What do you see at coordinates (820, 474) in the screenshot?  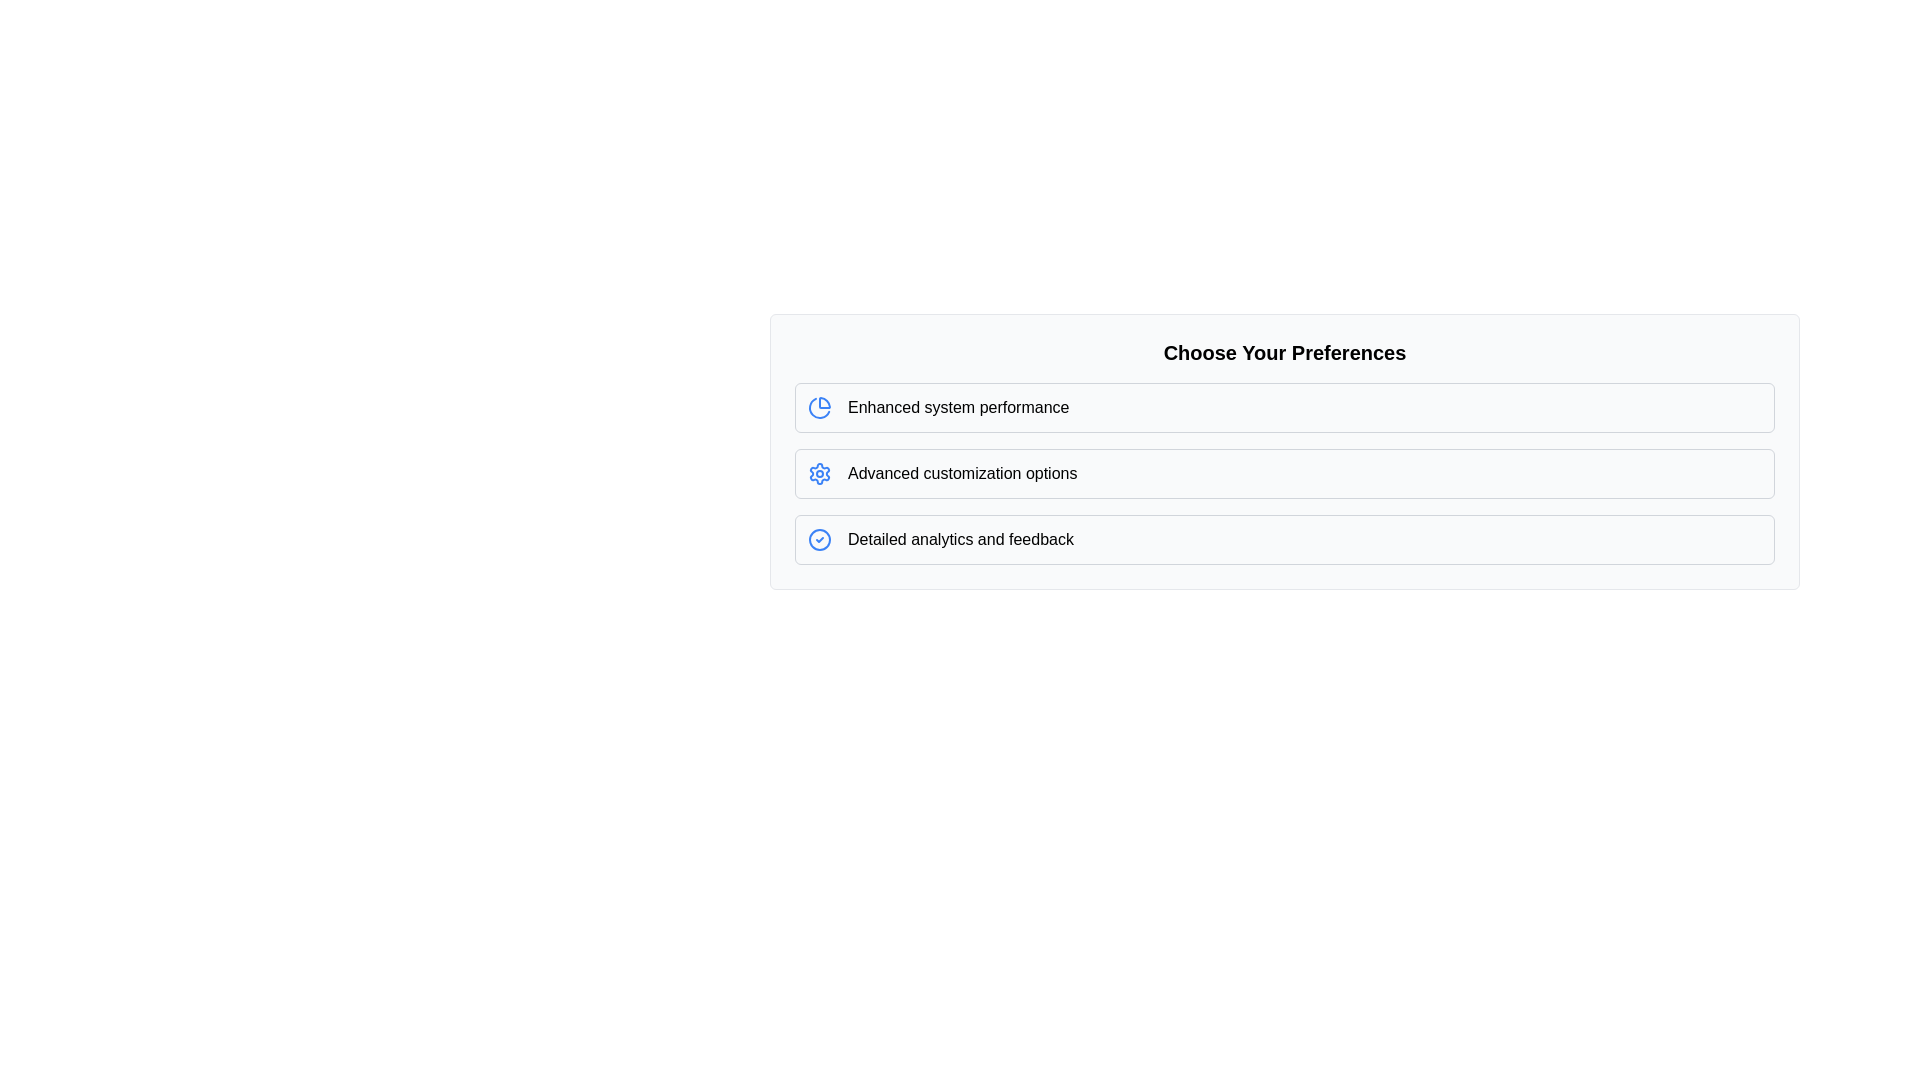 I see `the gear icon representing the settings or customization options in the 'Advanced customization options' section` at bounding box center [820, 474].